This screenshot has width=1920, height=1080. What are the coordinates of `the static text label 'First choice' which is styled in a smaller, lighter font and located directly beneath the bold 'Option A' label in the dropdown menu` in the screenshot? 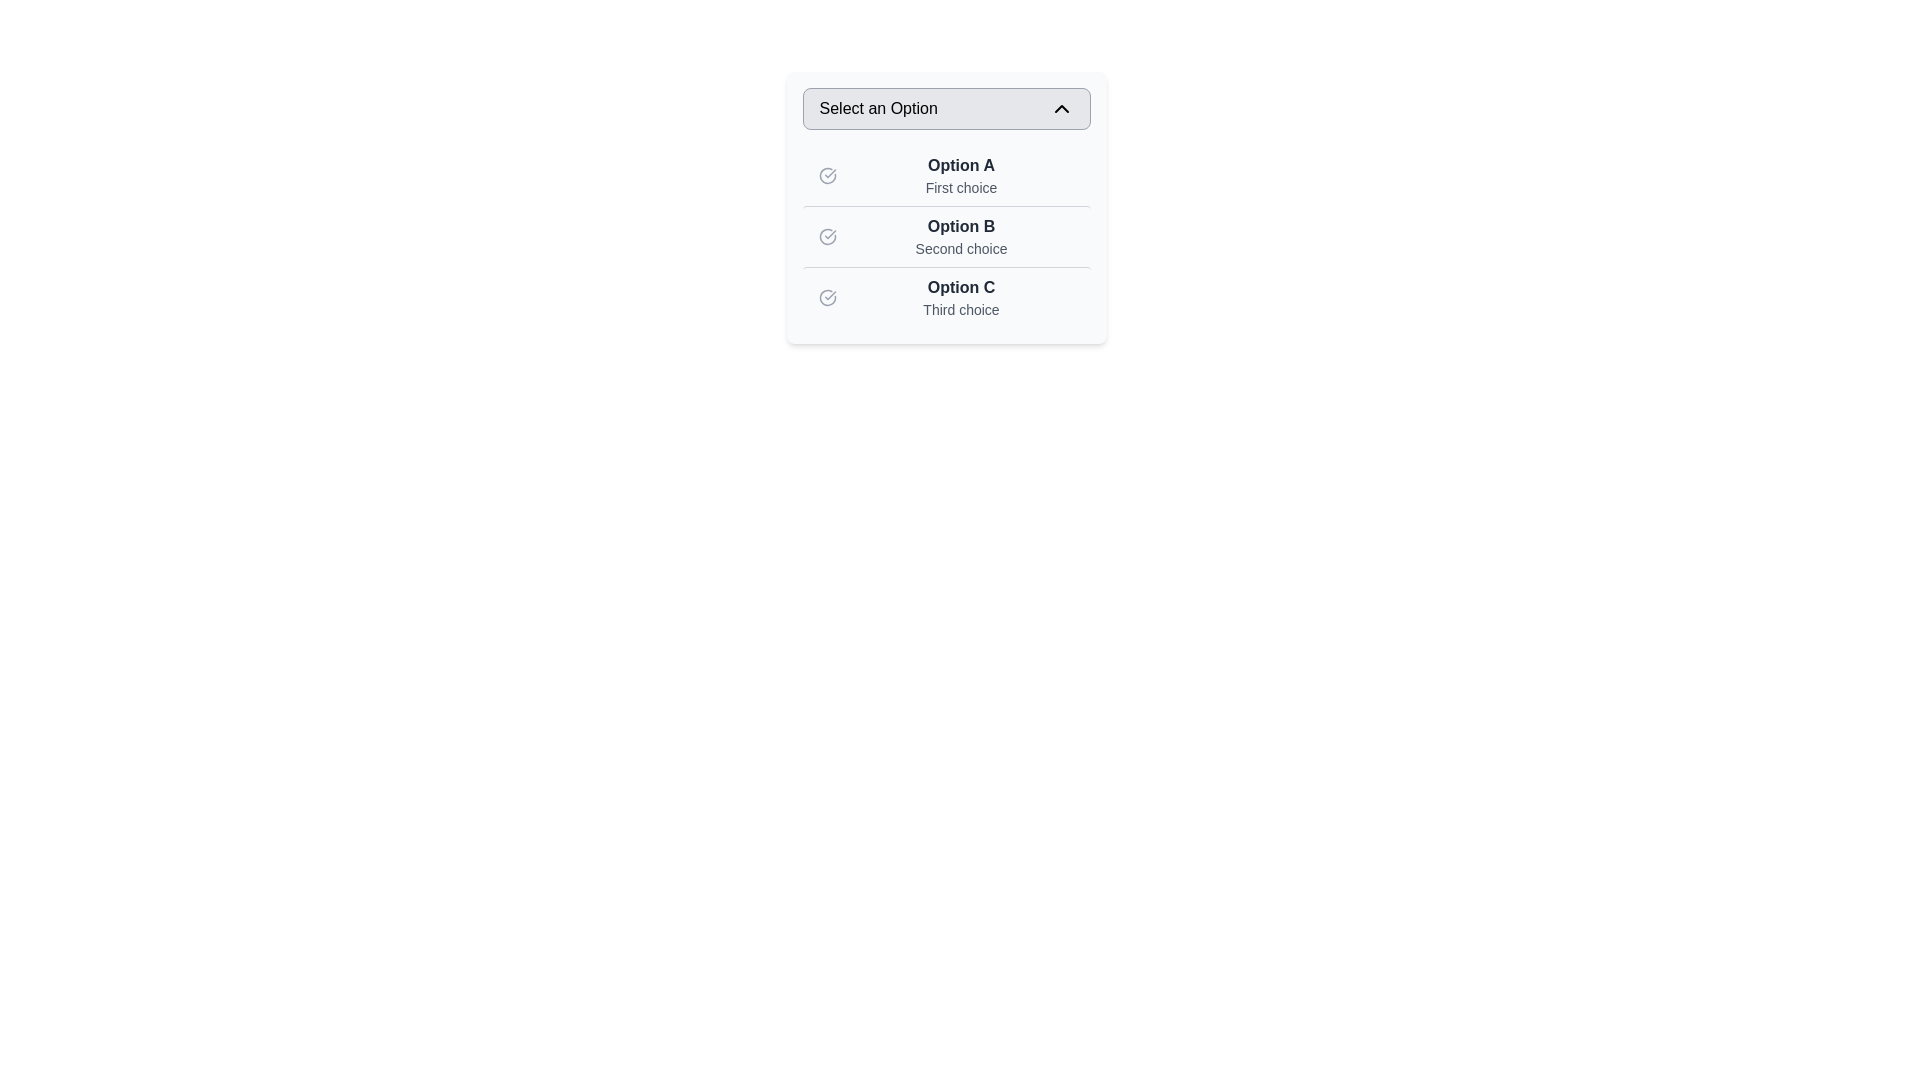 It's located at (961, 188).